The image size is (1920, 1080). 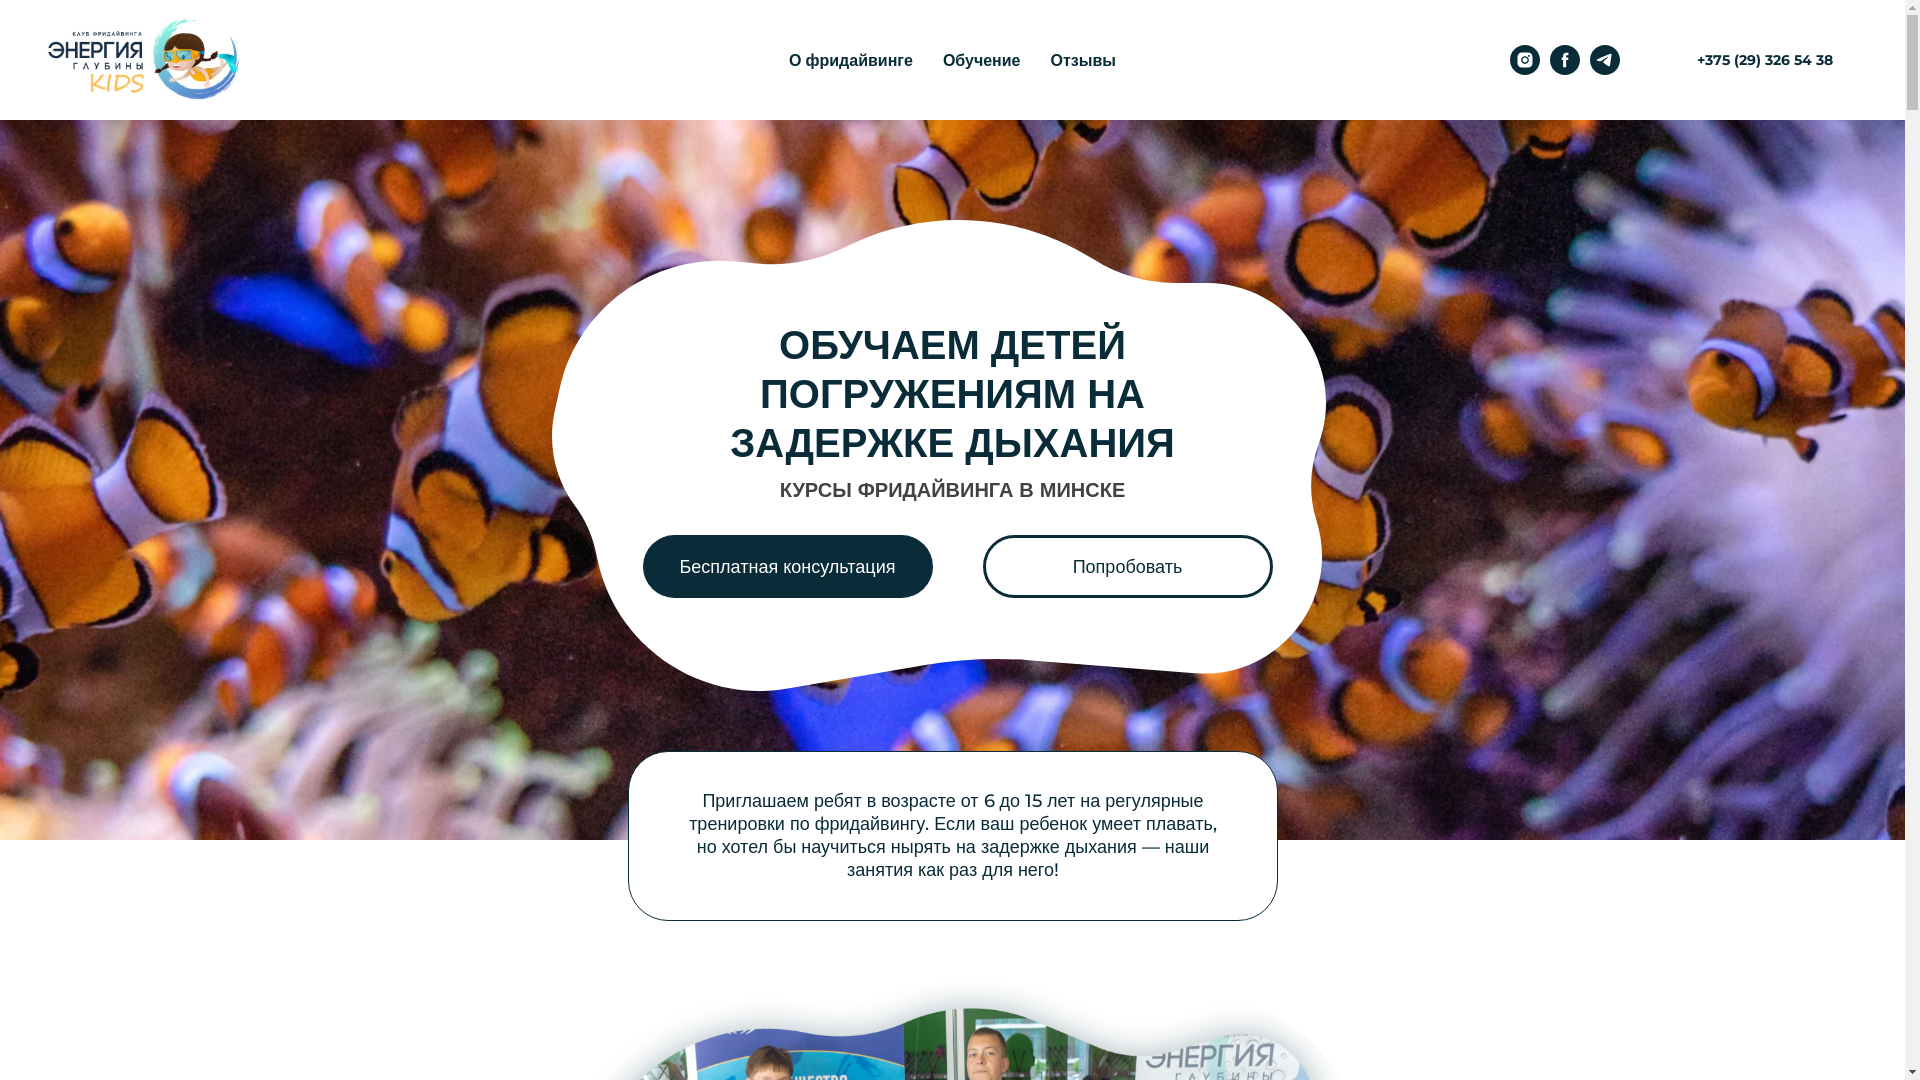 What do you see at coordinates (1765, 59) in the screenshot?
I see `'+375 (29) 326 54 38'` at bounding box center [1765, 59].